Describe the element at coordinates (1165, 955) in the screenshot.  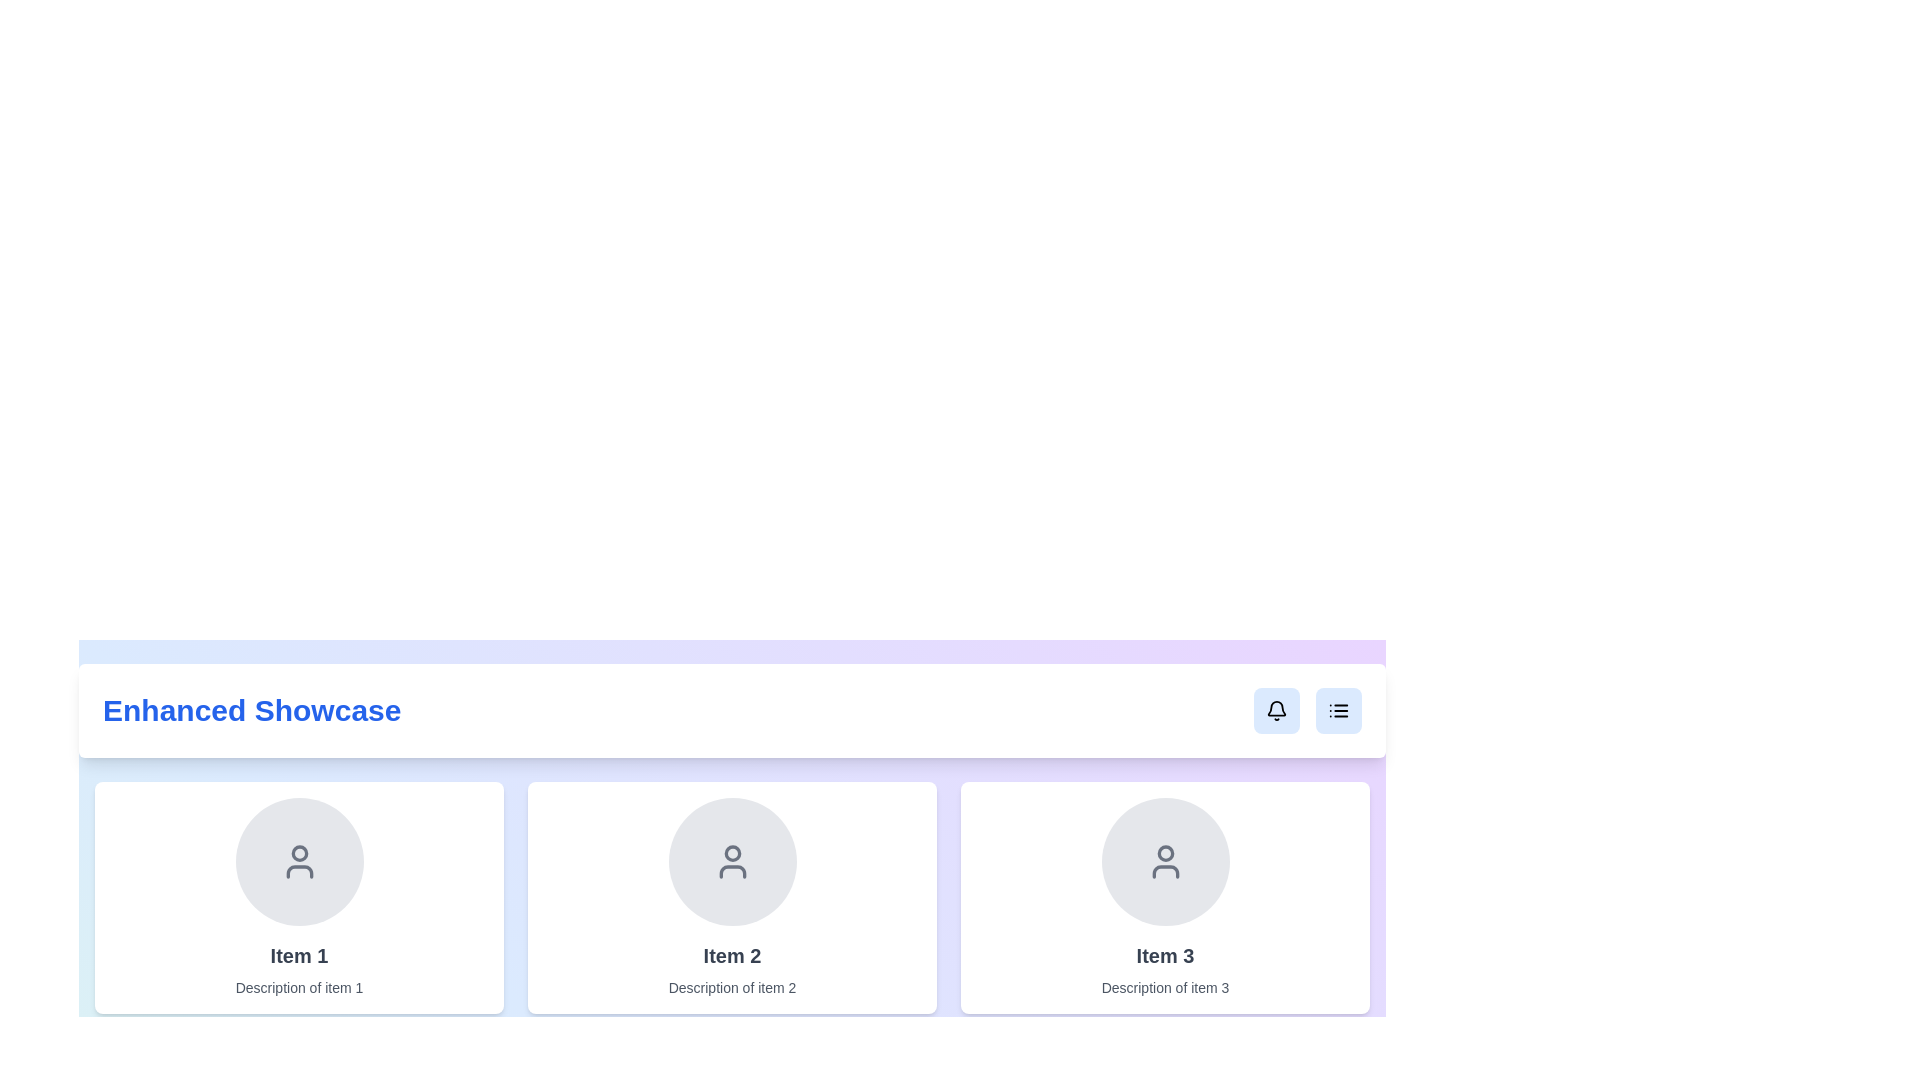
I see `title text 'Item 3' located in the third card of a horizontally aligned list of cards, positioned beneath an icon and above the description text` at that location.